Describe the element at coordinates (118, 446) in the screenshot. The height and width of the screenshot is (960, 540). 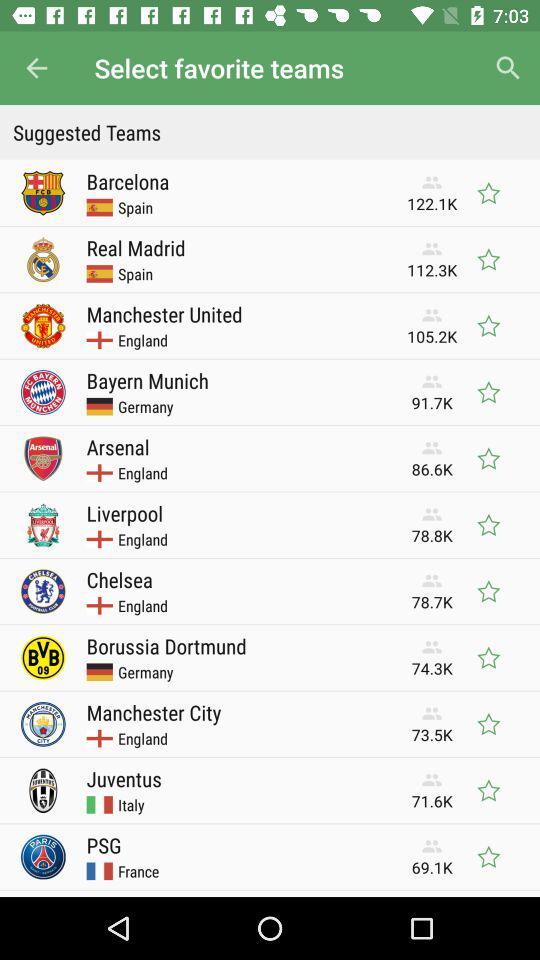
I see `the icon next to 86.6k item` at that location.